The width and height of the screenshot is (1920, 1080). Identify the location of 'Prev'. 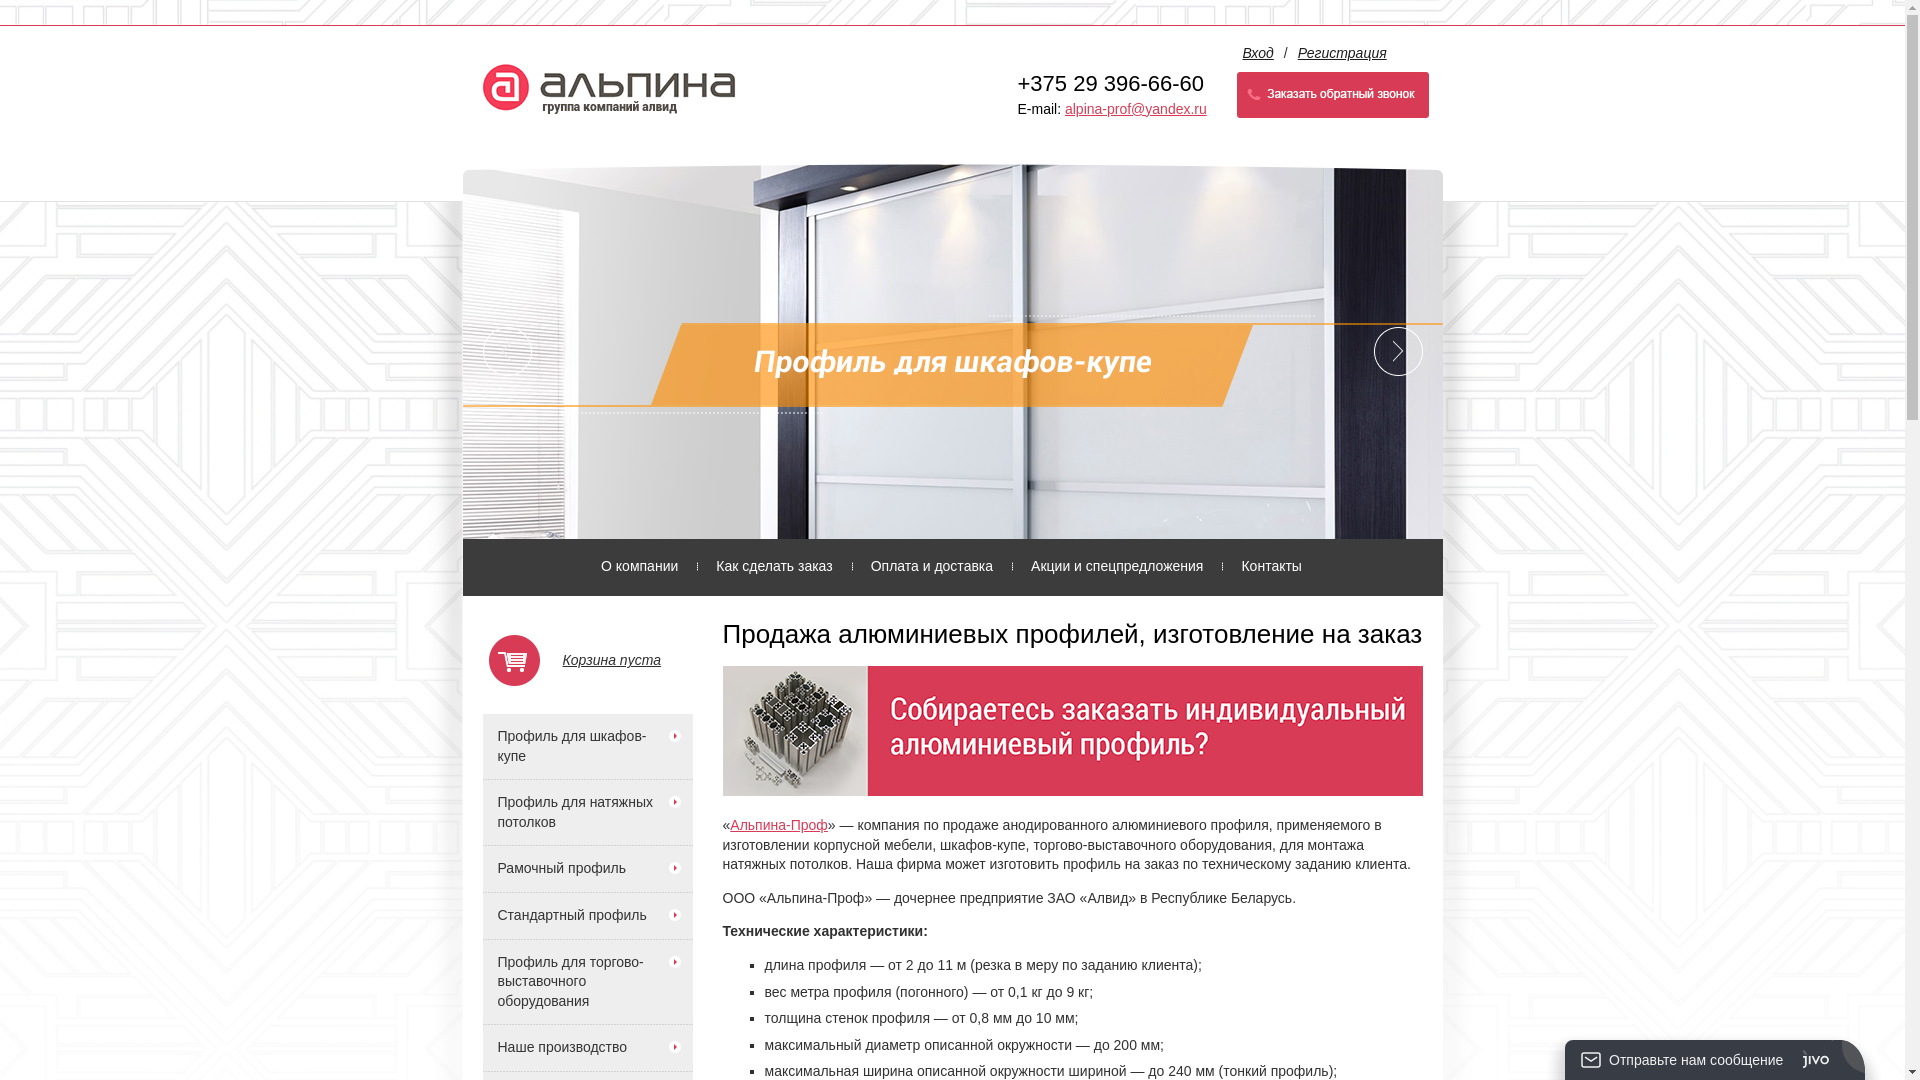
(496, 350).